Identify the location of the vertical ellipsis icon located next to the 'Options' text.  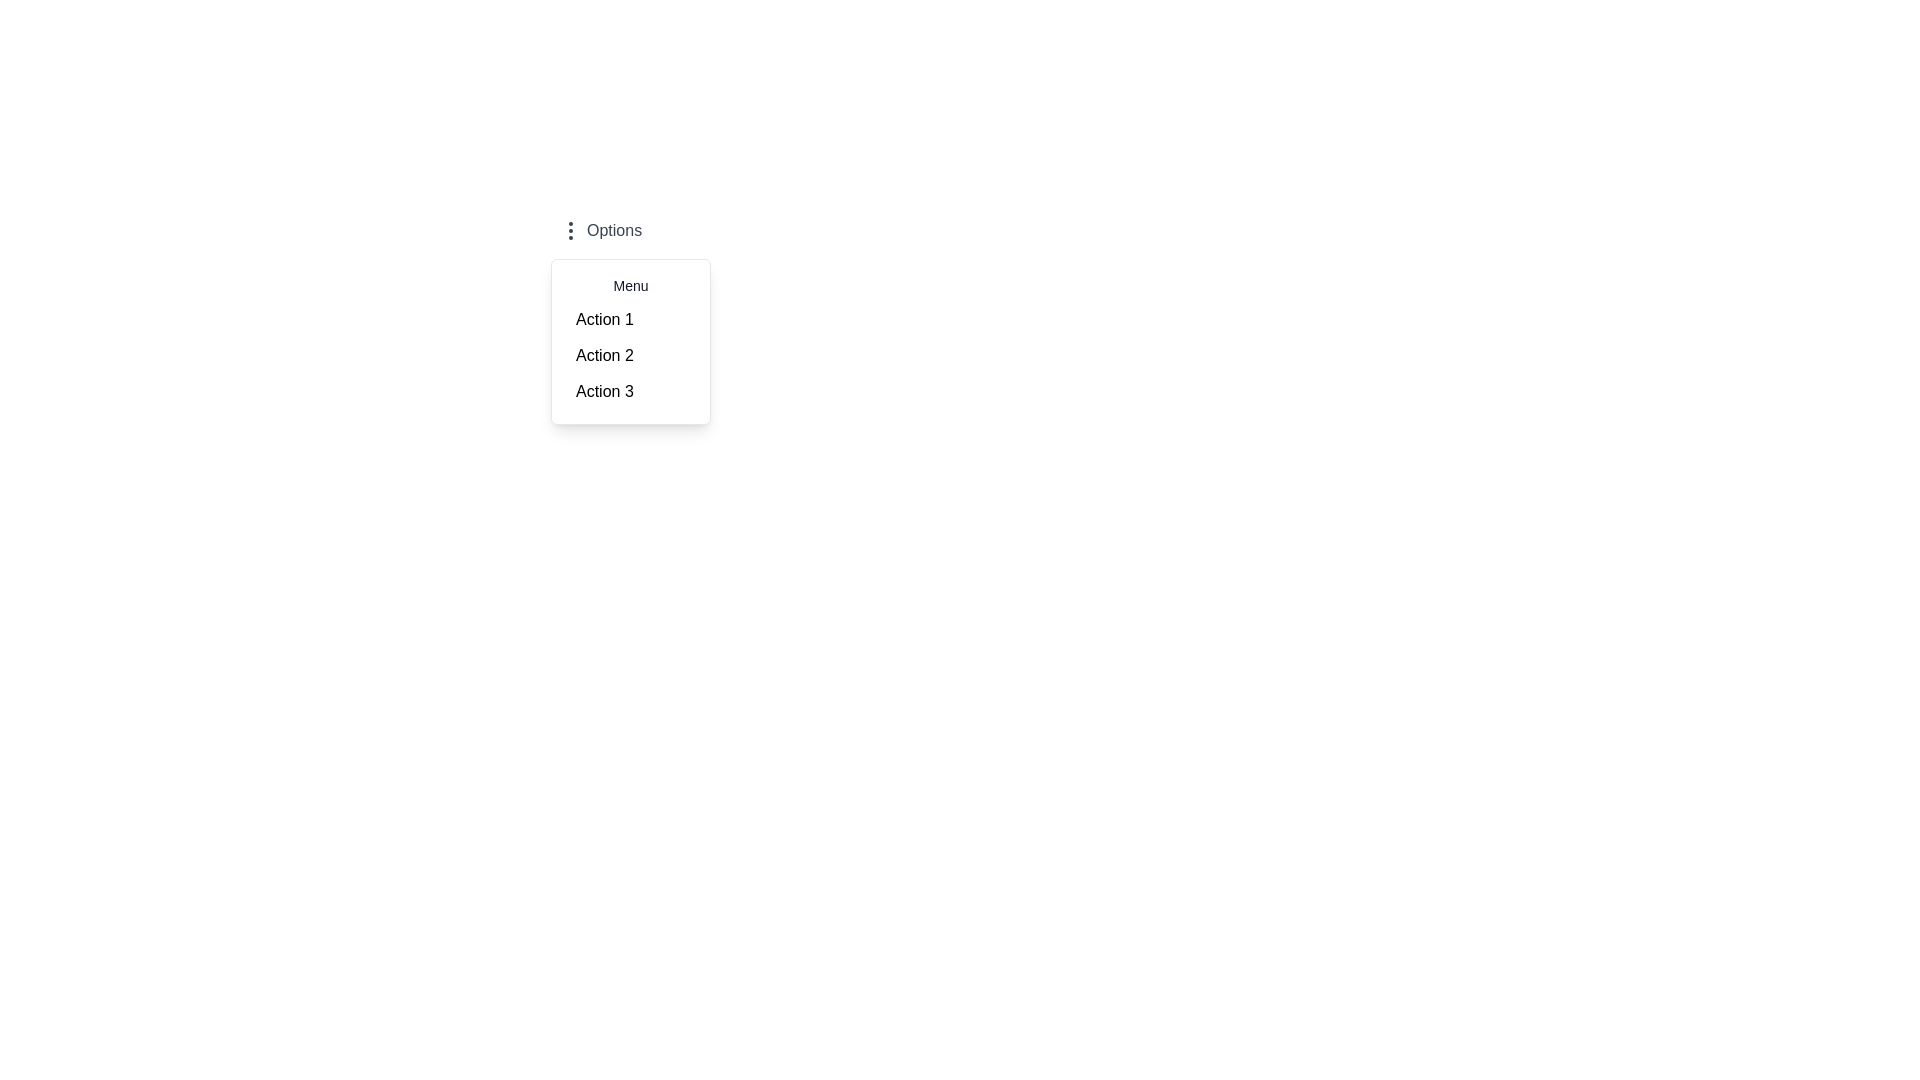
(570, 230).